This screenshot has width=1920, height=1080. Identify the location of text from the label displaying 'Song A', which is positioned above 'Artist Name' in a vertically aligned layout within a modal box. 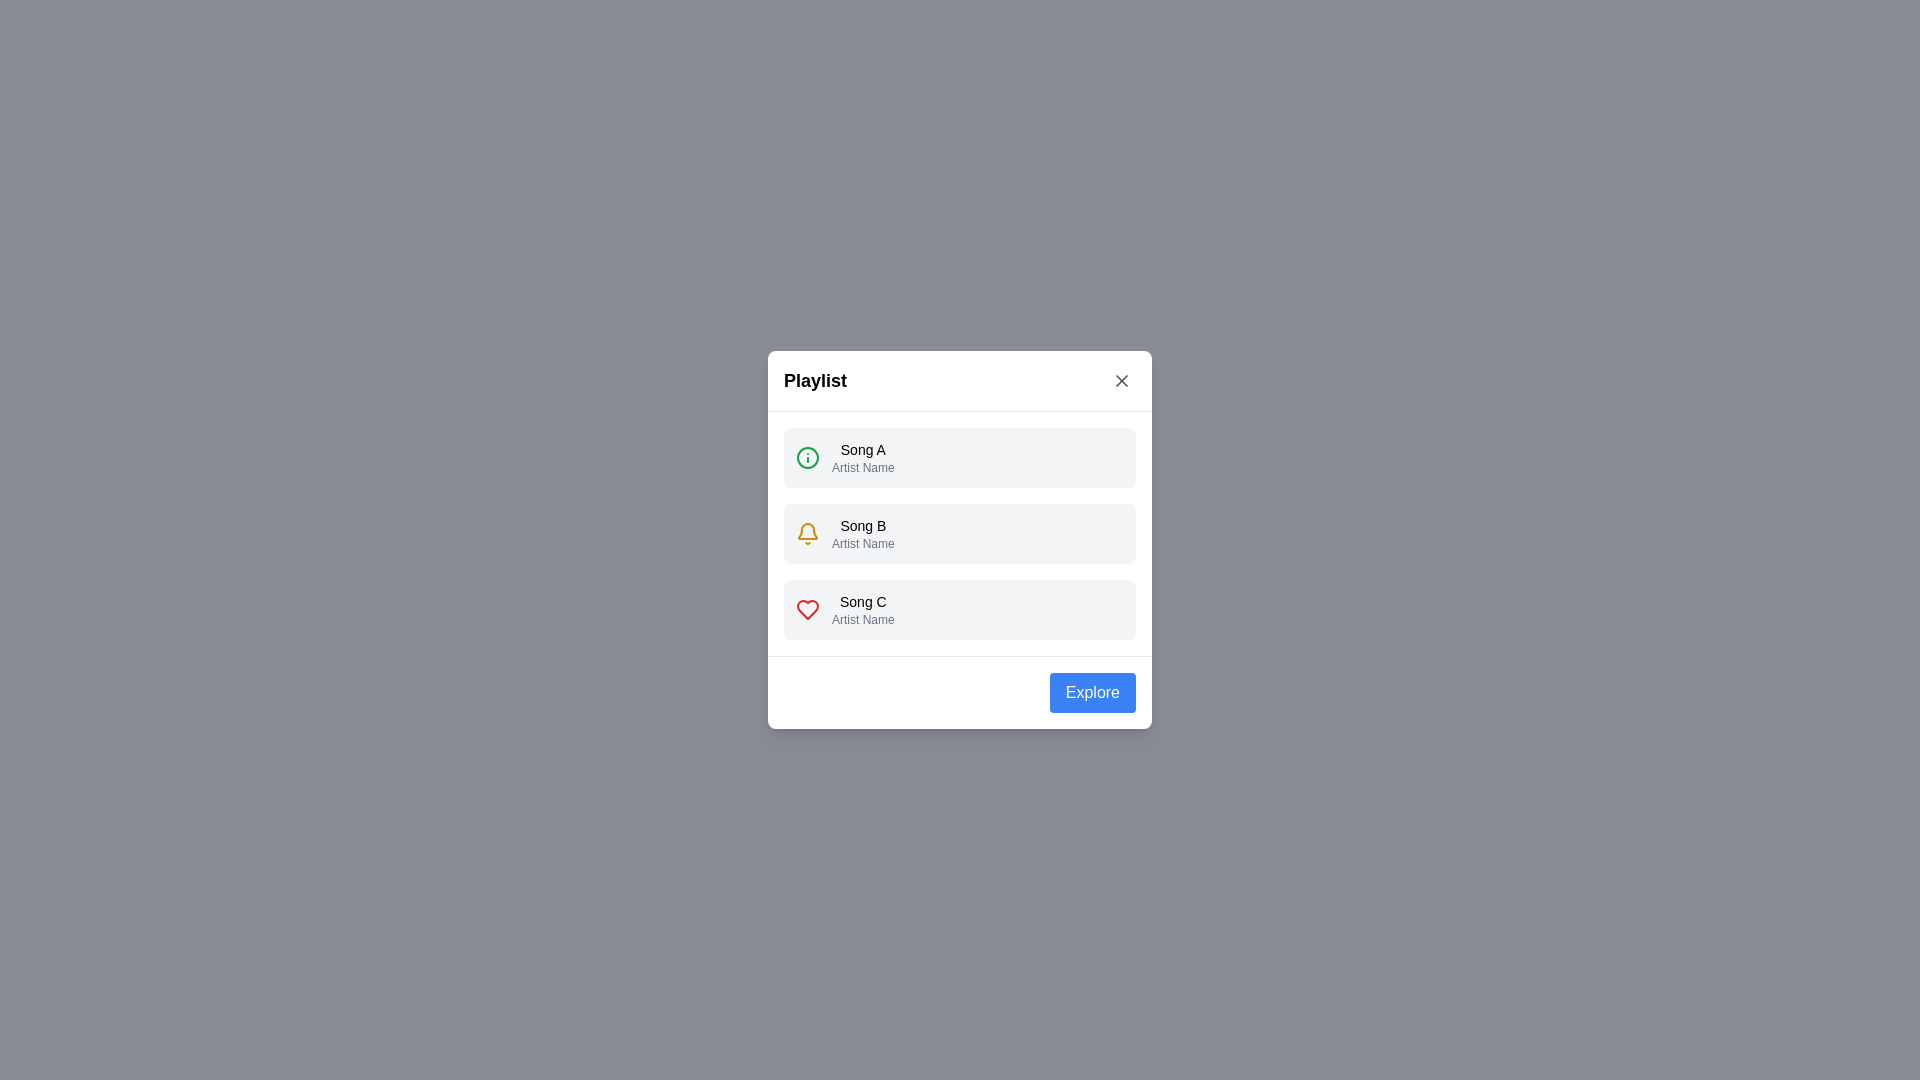
(863, 450).